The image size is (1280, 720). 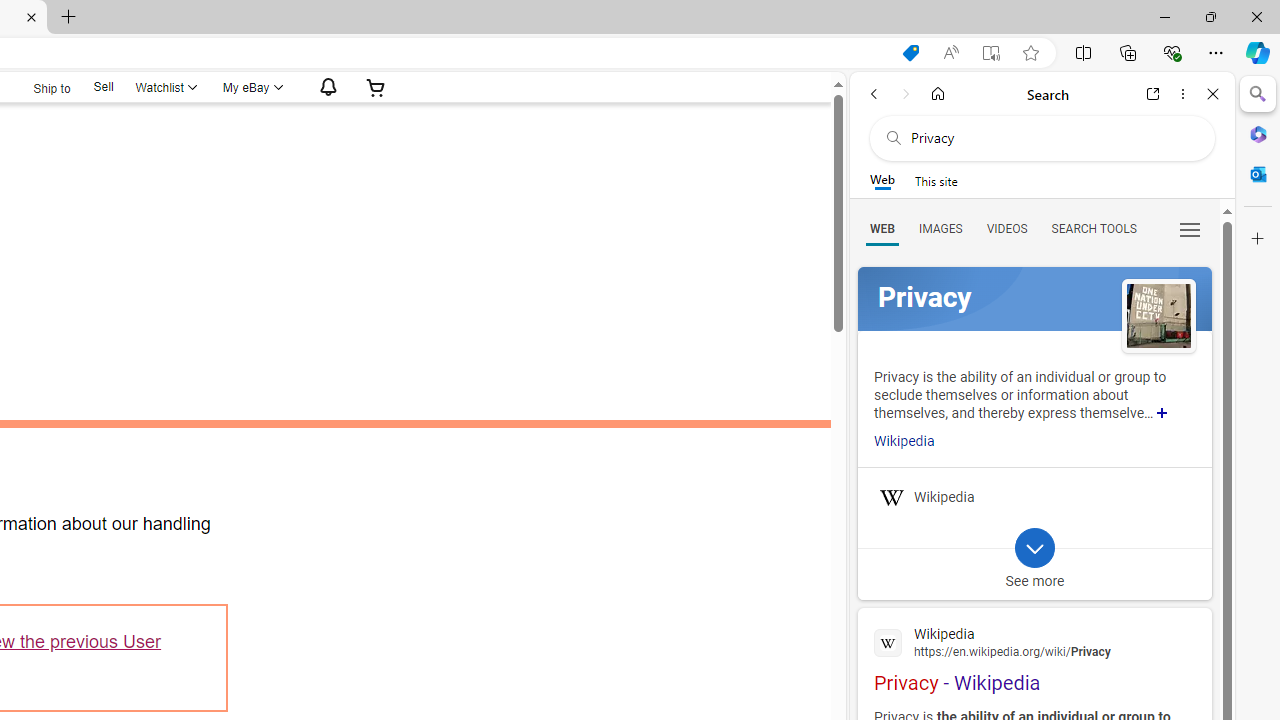 What do you see at coordinates (165, 86) in the screenshot?
I see `'Watchlist'` at bounding box center [165, 86].